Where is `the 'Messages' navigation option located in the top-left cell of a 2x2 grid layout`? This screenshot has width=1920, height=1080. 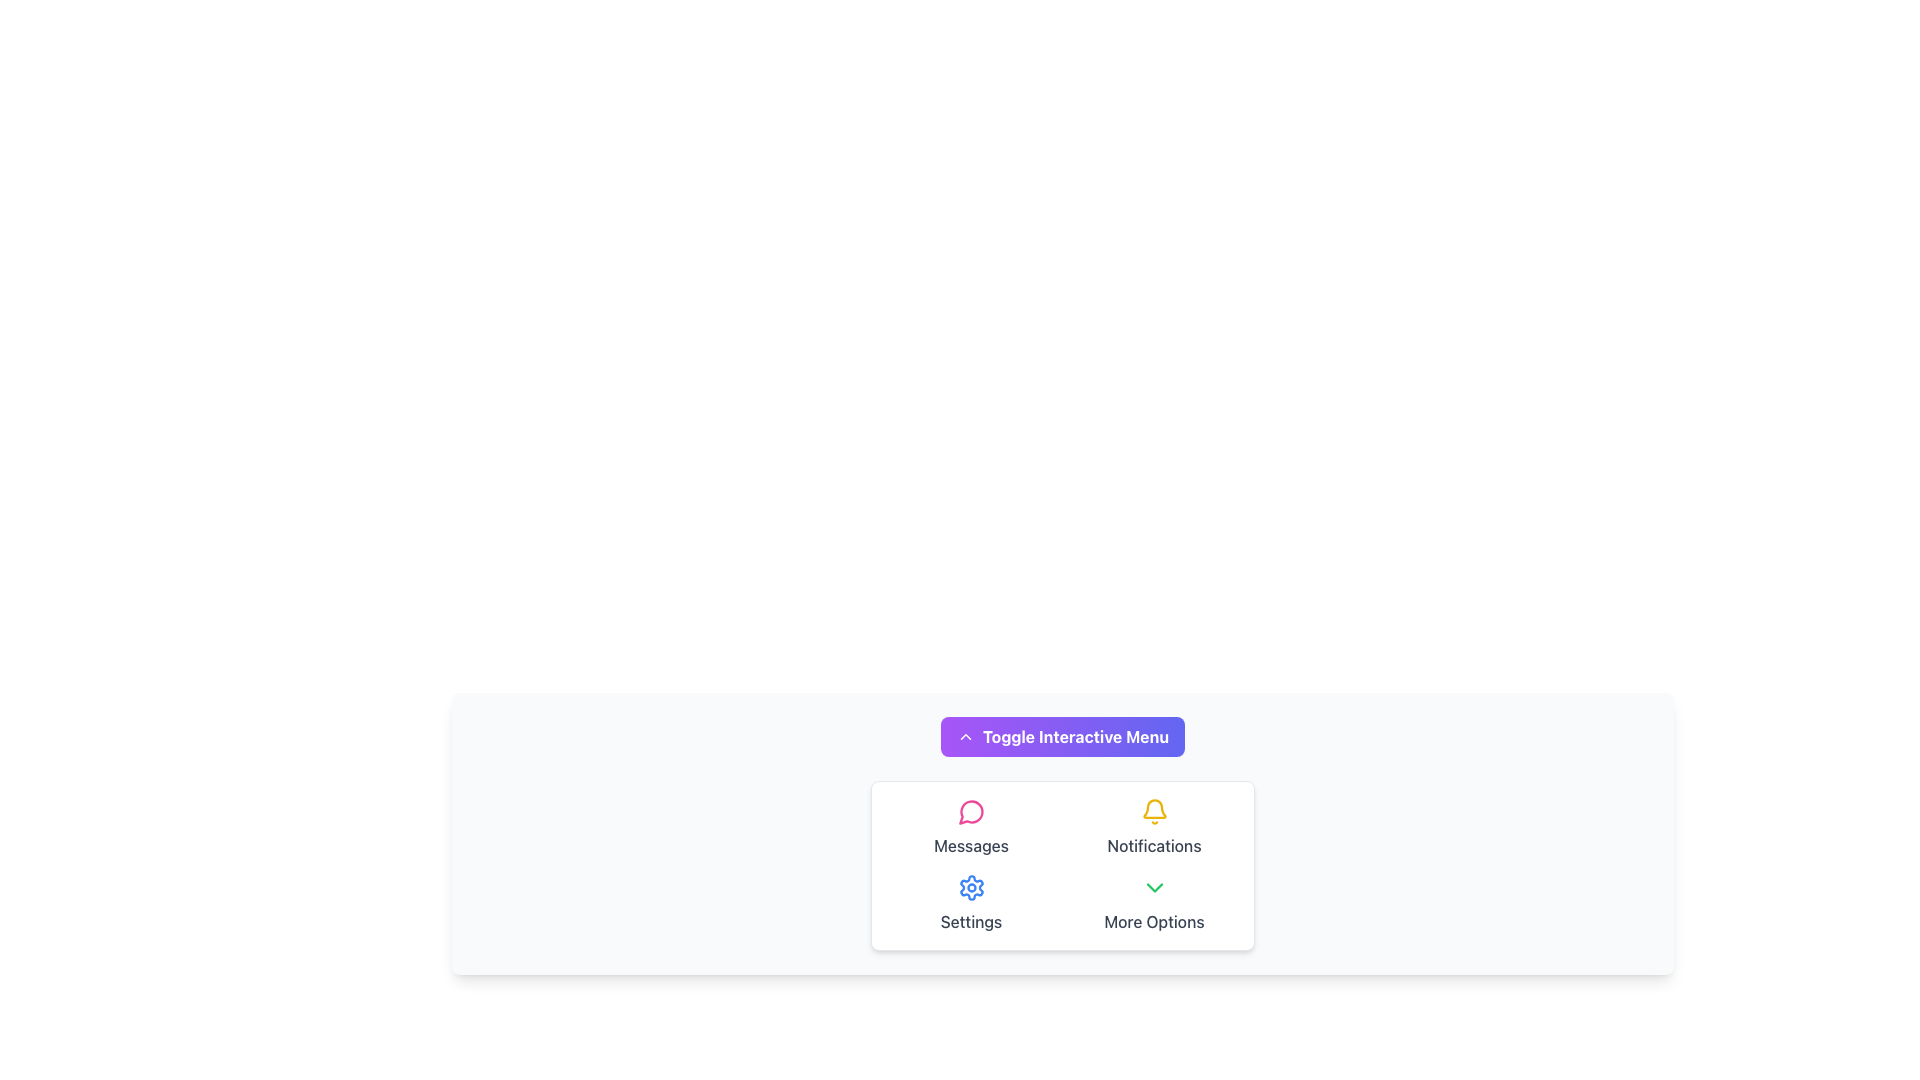 the 'Messages' navigation option located in the top-left cell of a 2x2 grid layout is located at coordinates (971, 828).